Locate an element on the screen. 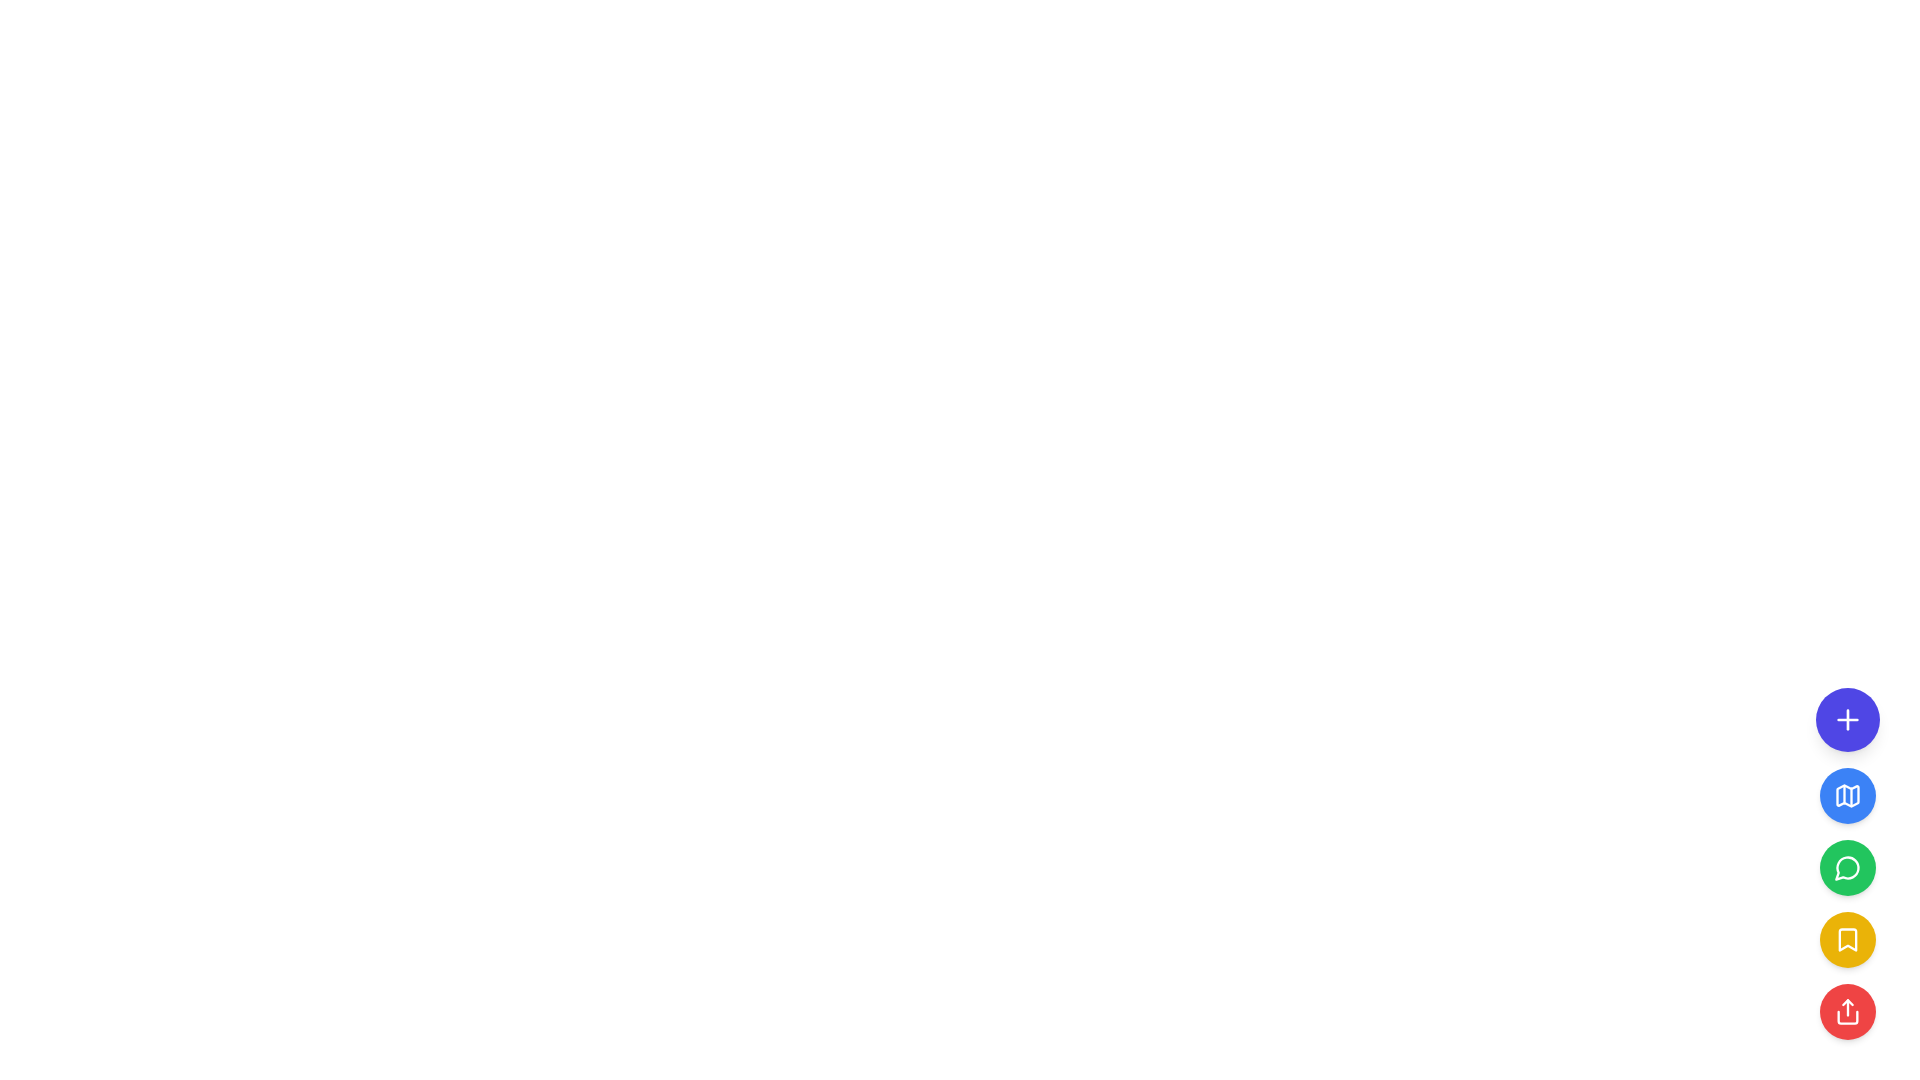 This screenshot has width=1920, height=1080. the third button in the vertical stack located at the bottom right corner of the interface is located at coordinates (1847, 863).